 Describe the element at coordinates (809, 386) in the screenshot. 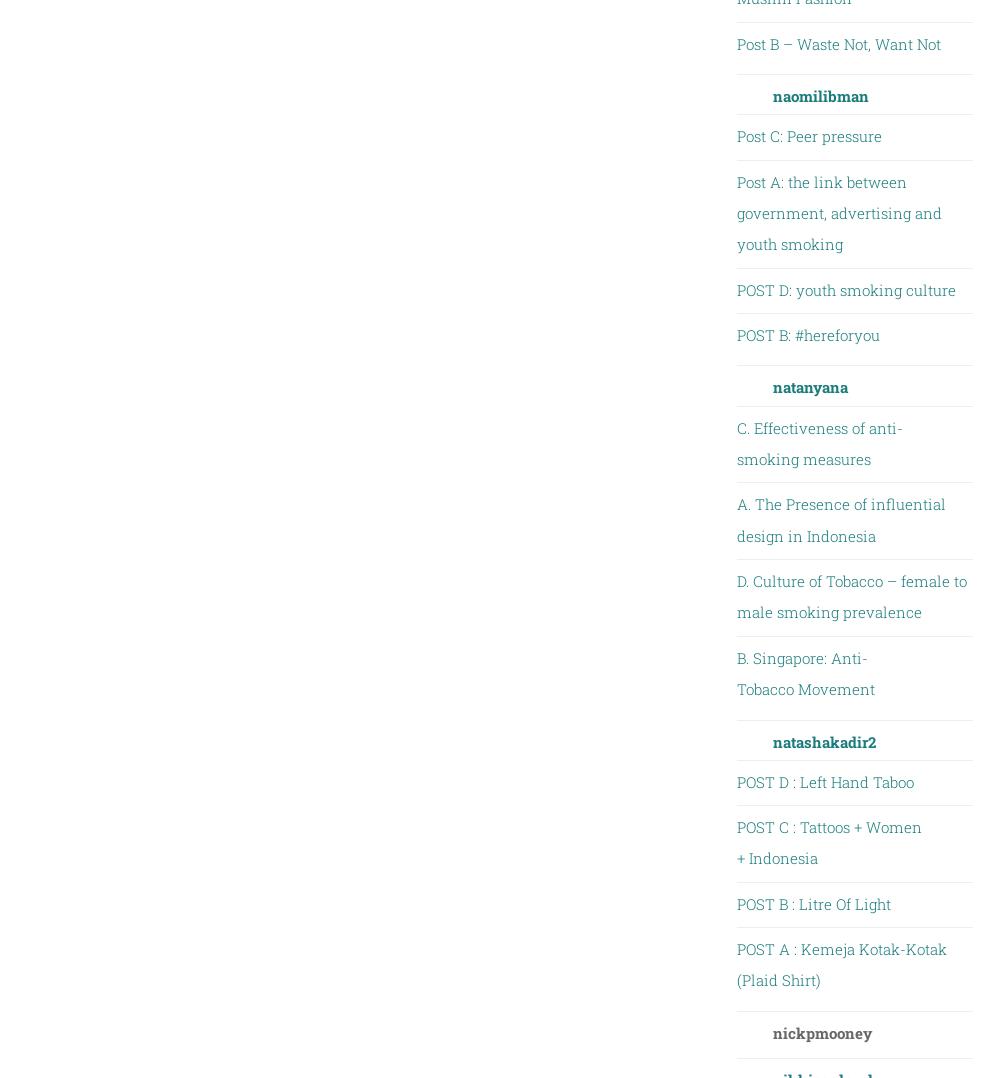

I see `'natanyana'` at that location.